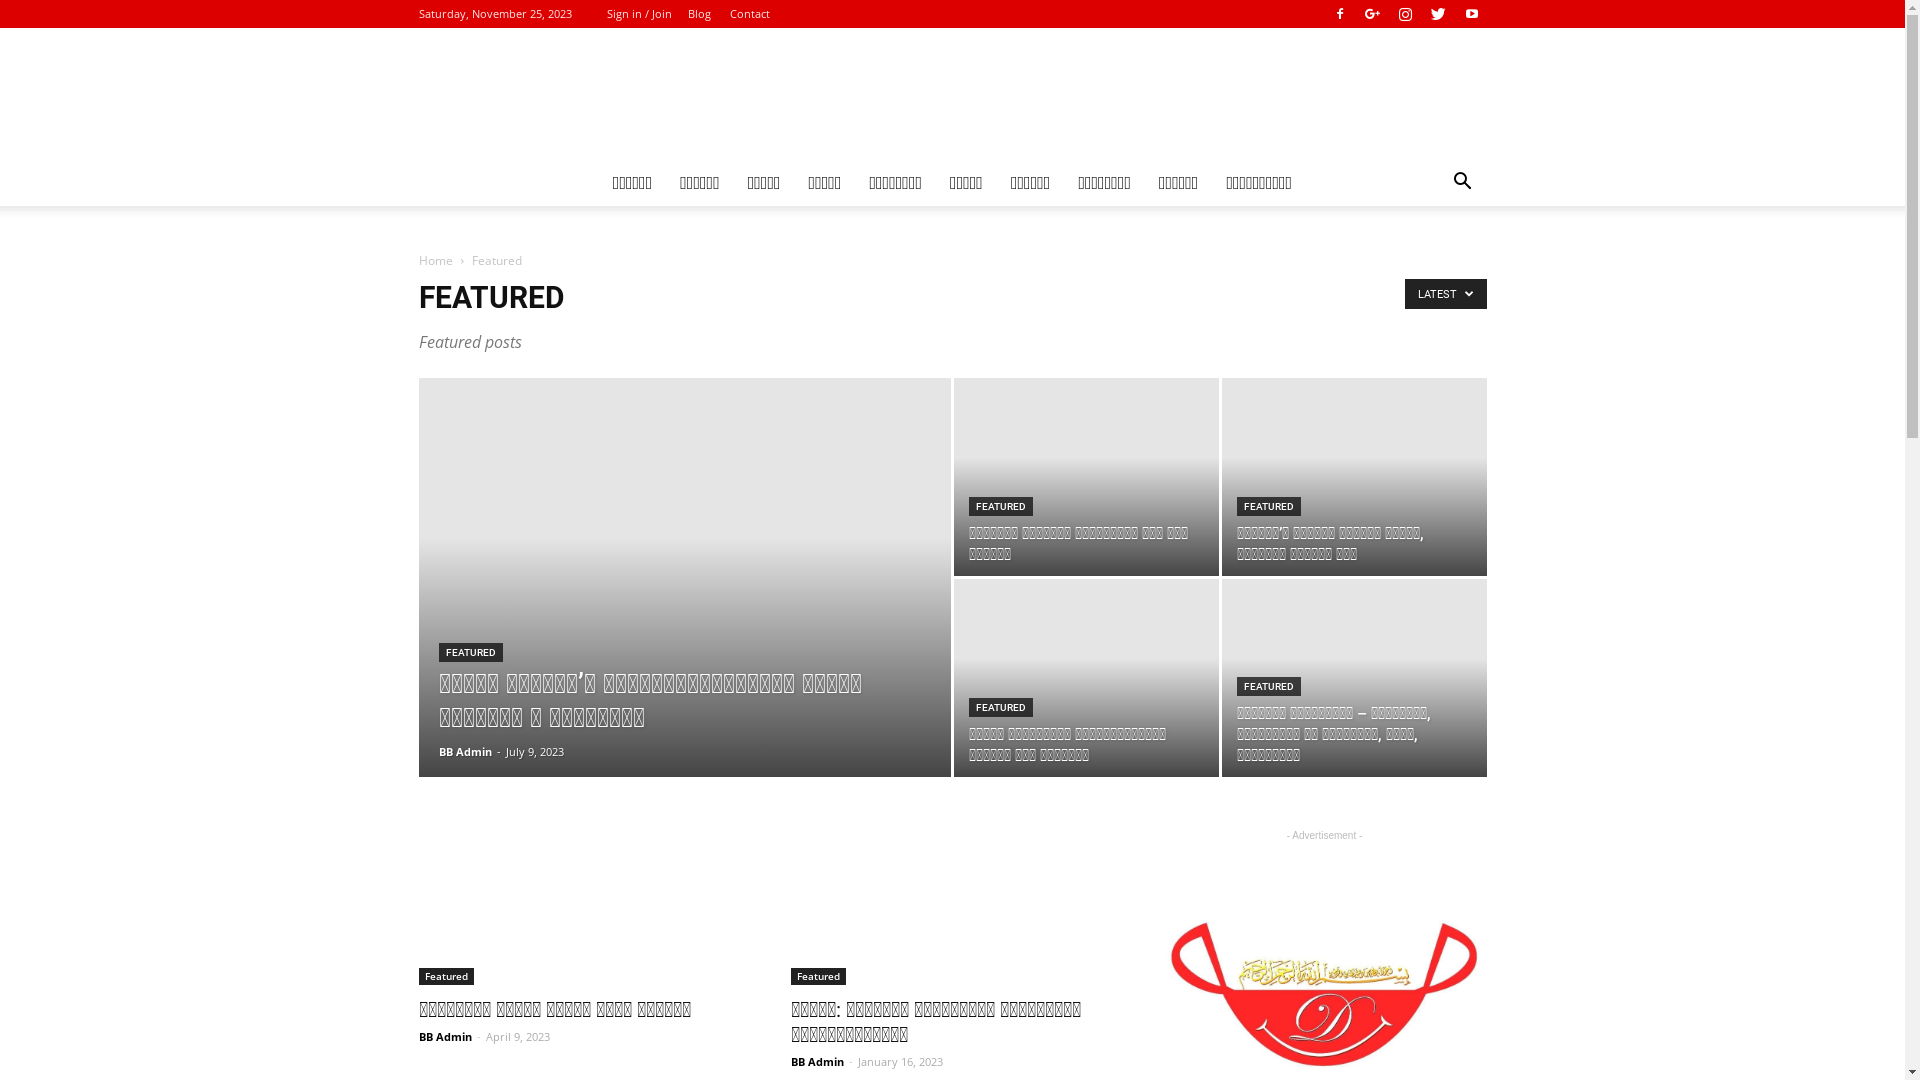 This screenshot has height=1080, width=1920. Describe the element at coordinates (469, 652) in the screenshot. I see `'FEATURED'` at that location.